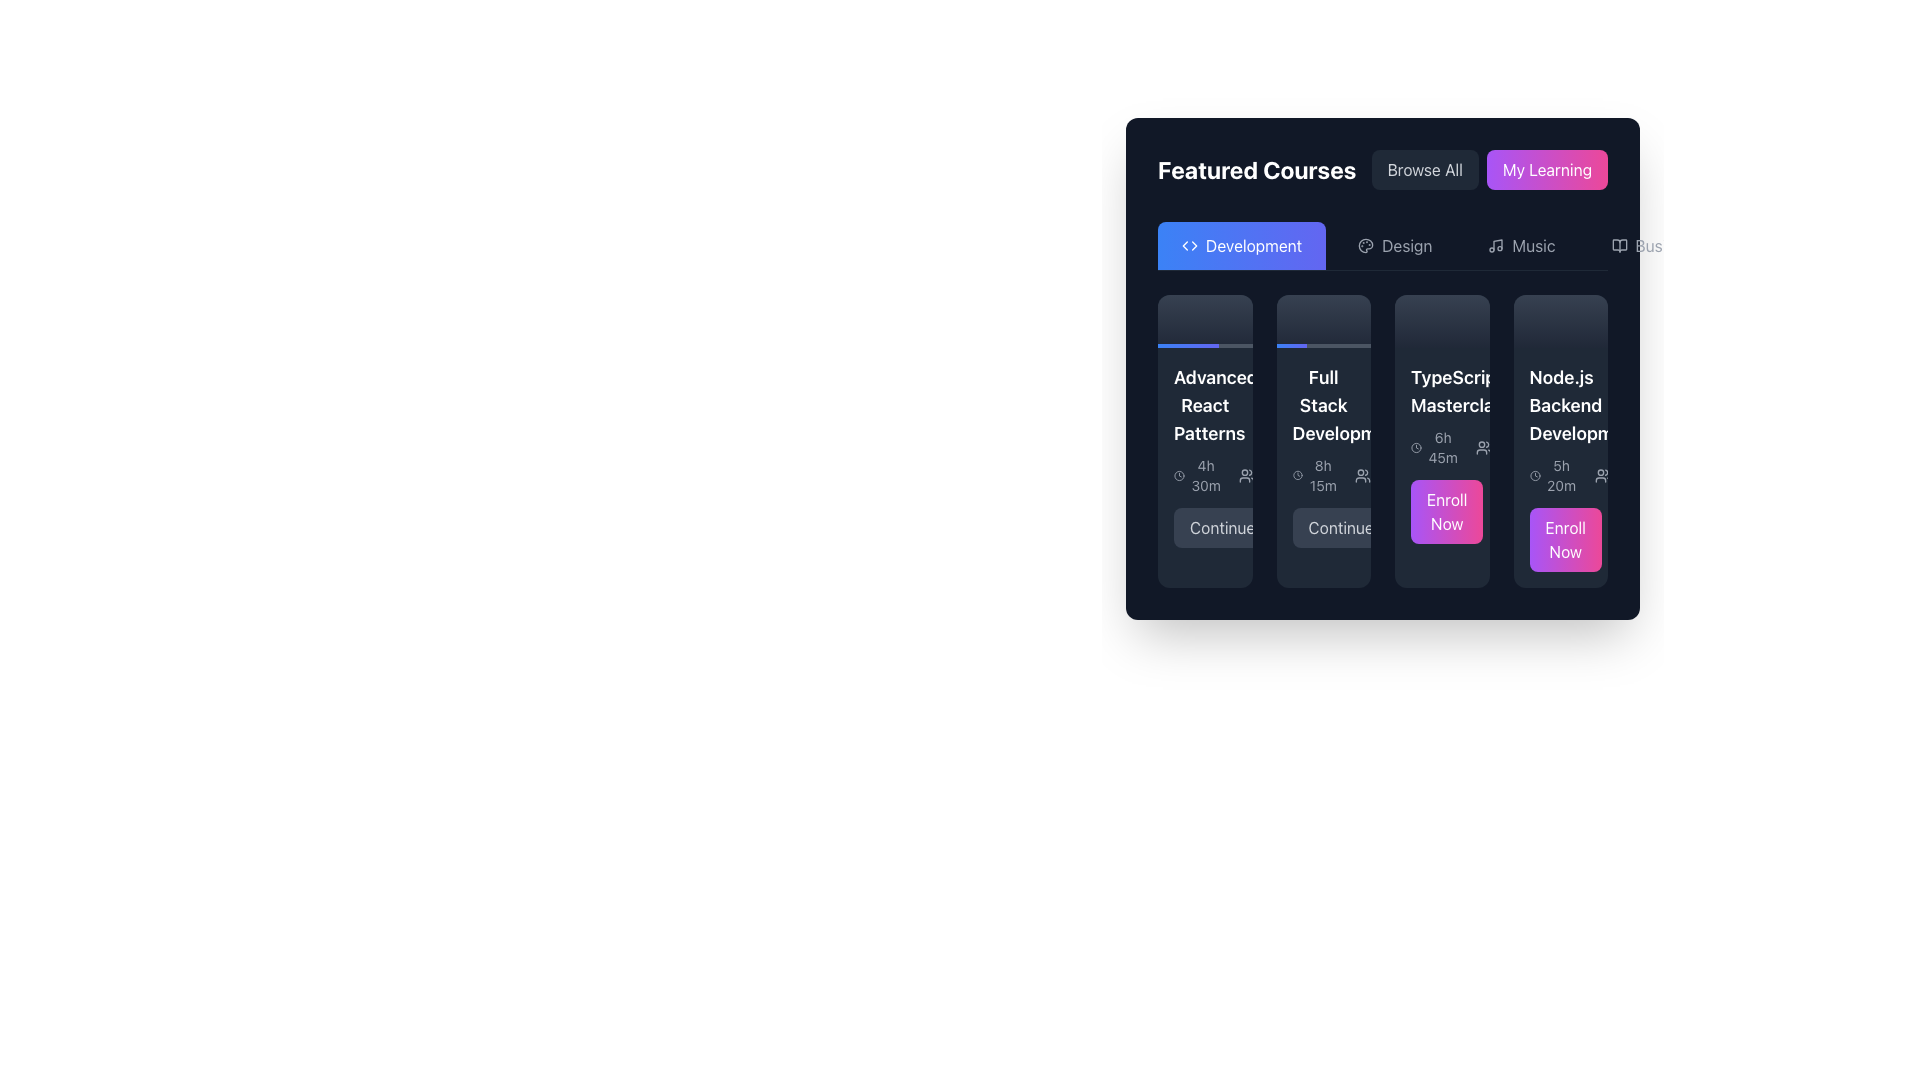  Describe the element at coordinates (1204, 345) in the screenshot. I see `the progress bar located at the bottom of the card component, which is a narrow horizontal bar with a gray background and a gradient blue to indigo color indicating progress` at that location.